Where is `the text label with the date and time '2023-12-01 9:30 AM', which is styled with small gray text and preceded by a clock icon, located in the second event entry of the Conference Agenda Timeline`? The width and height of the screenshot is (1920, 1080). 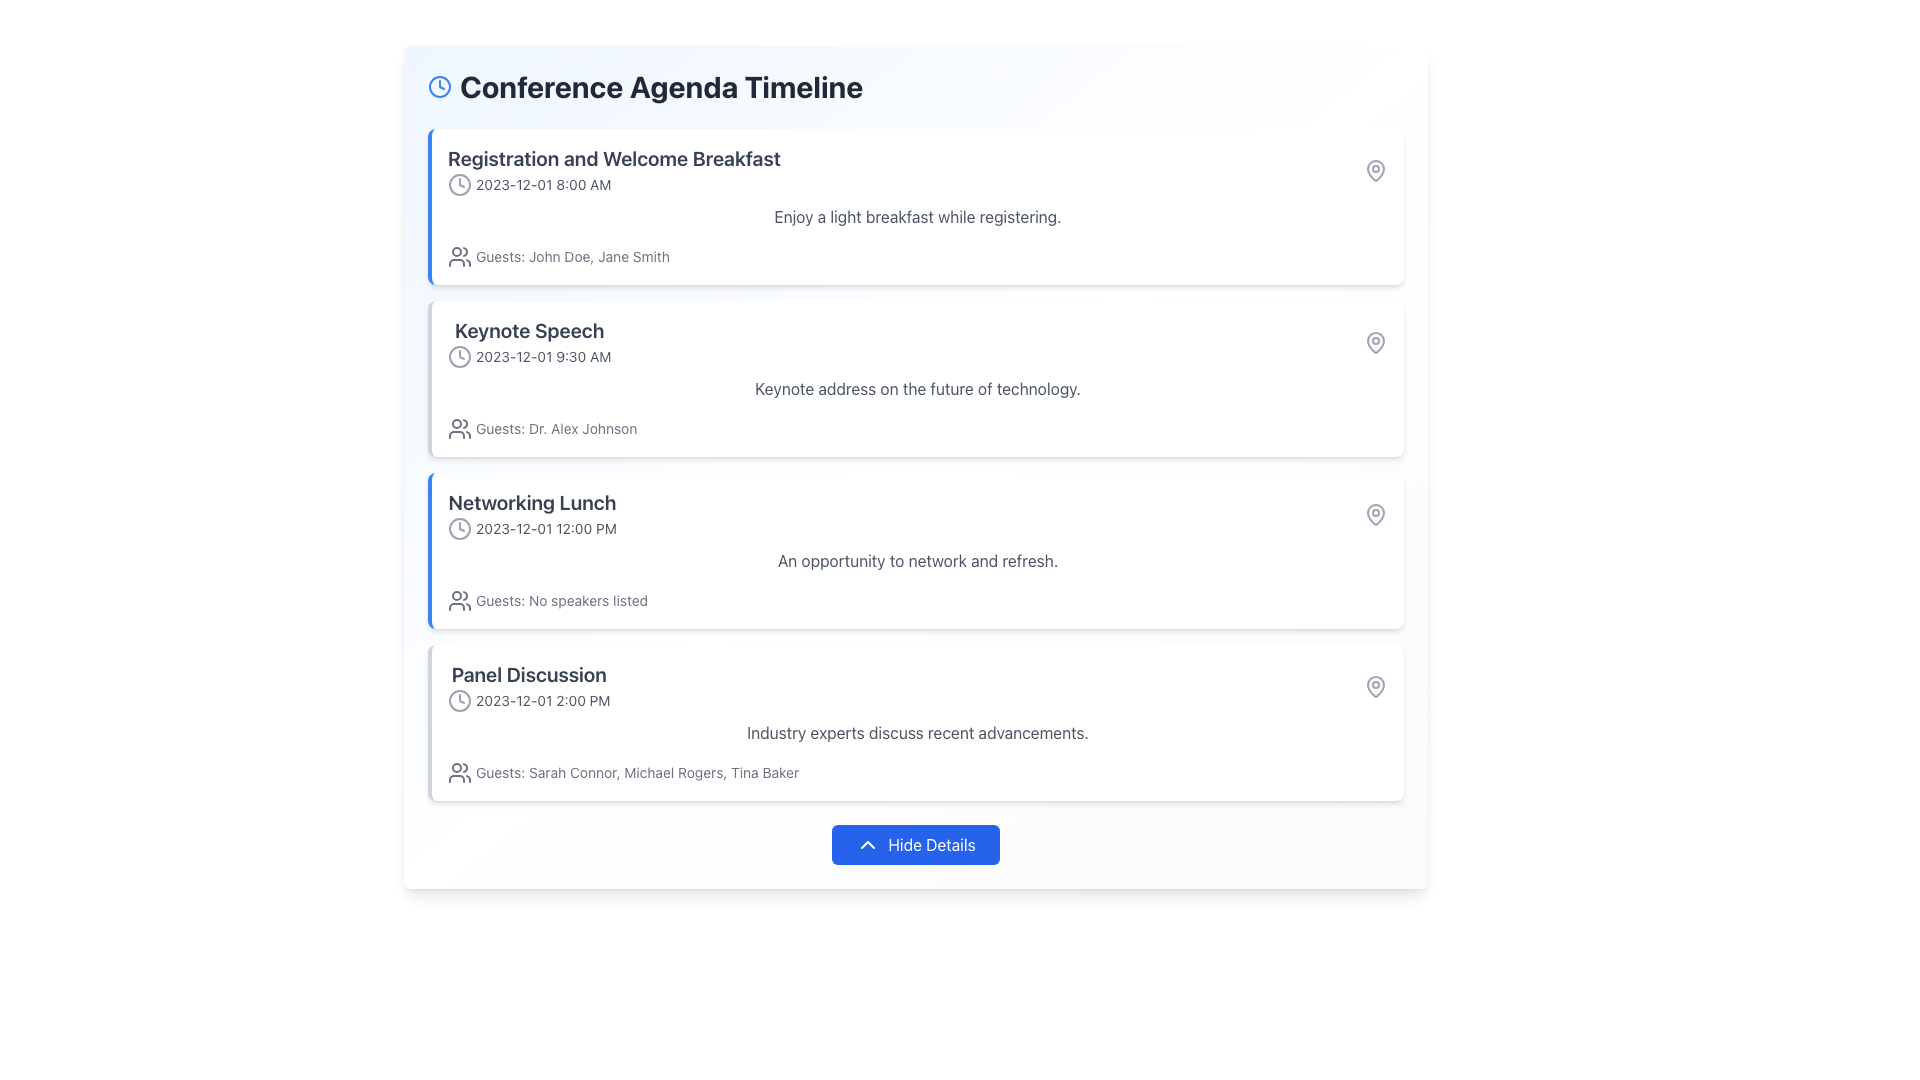 the text label with the date and time '2023-12-01 9:30 AM', which is styled with small gray text and preceded by a clock icon, located in the second event entry of the Conference Agenda Timeline is located at coordinates (529, 356).